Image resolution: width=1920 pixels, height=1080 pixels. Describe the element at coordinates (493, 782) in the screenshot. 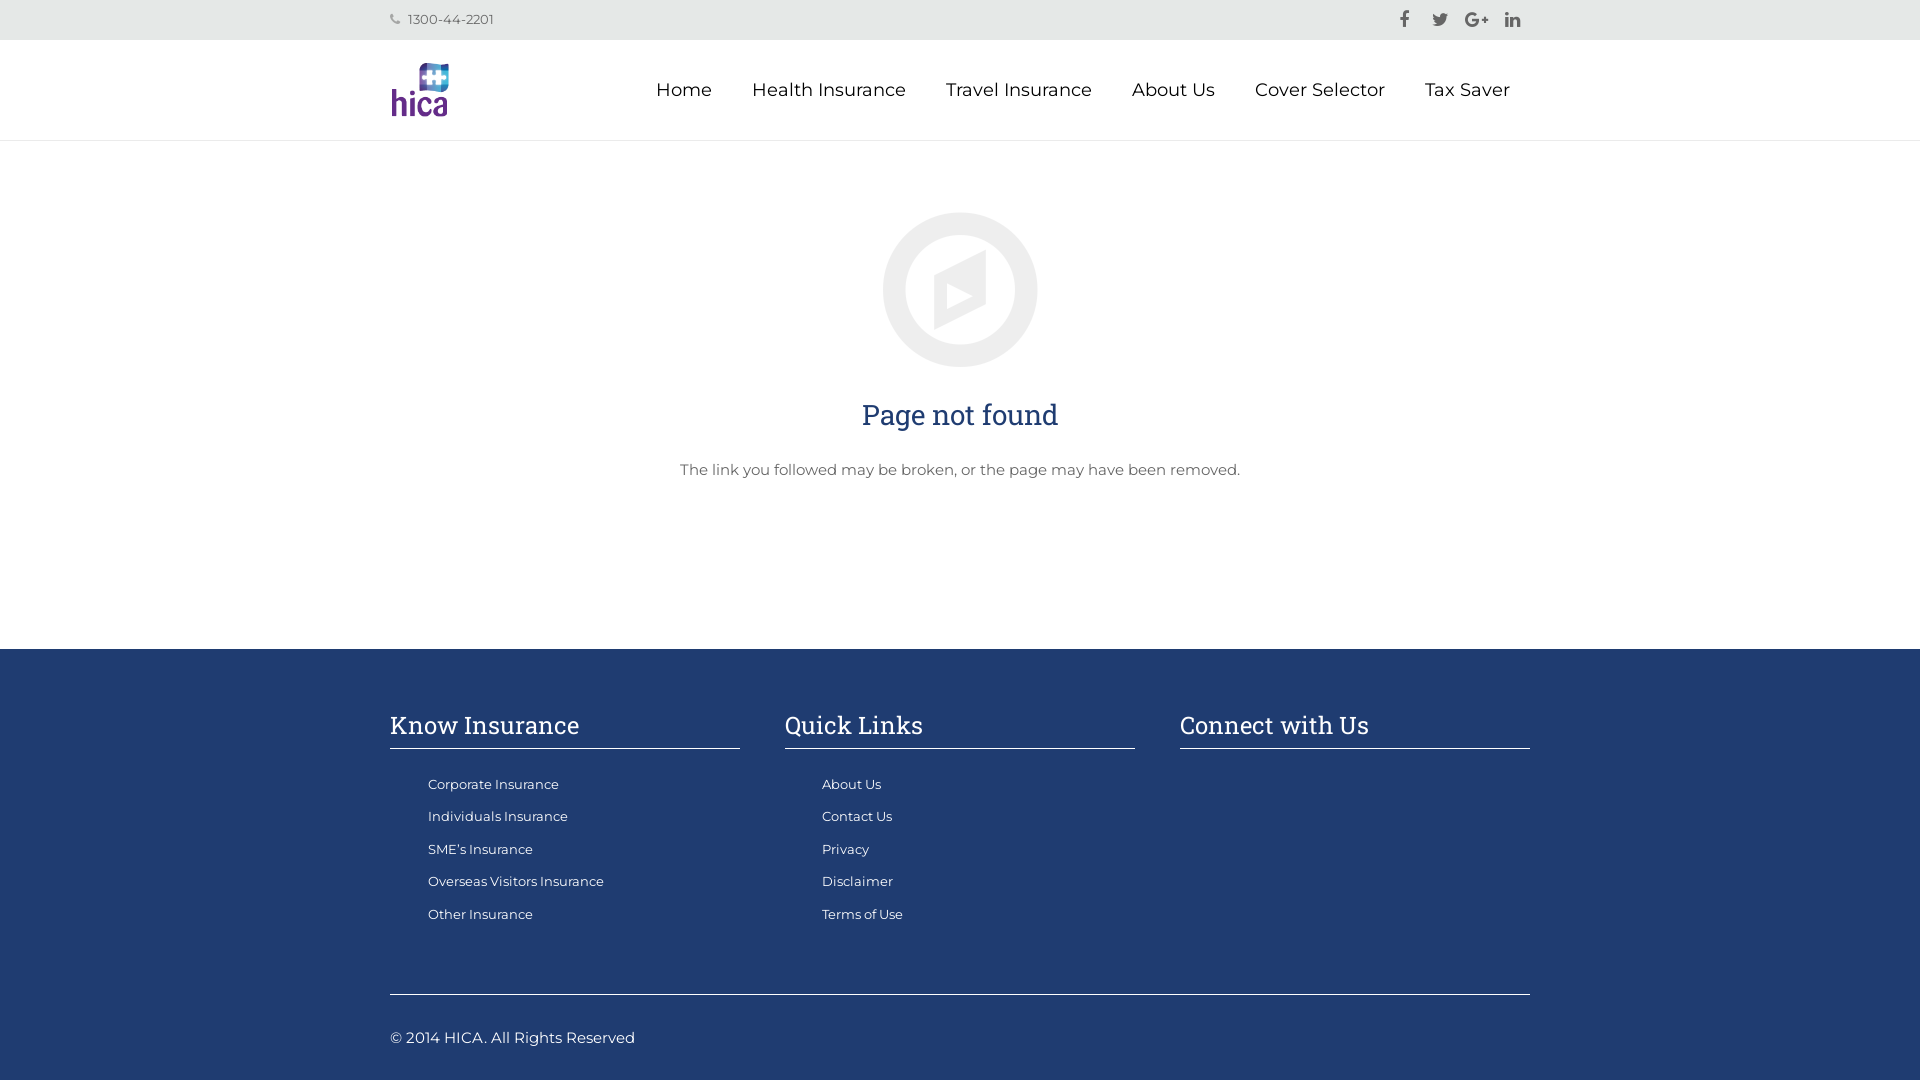

I see `'Corporate Insurance'` at that location.